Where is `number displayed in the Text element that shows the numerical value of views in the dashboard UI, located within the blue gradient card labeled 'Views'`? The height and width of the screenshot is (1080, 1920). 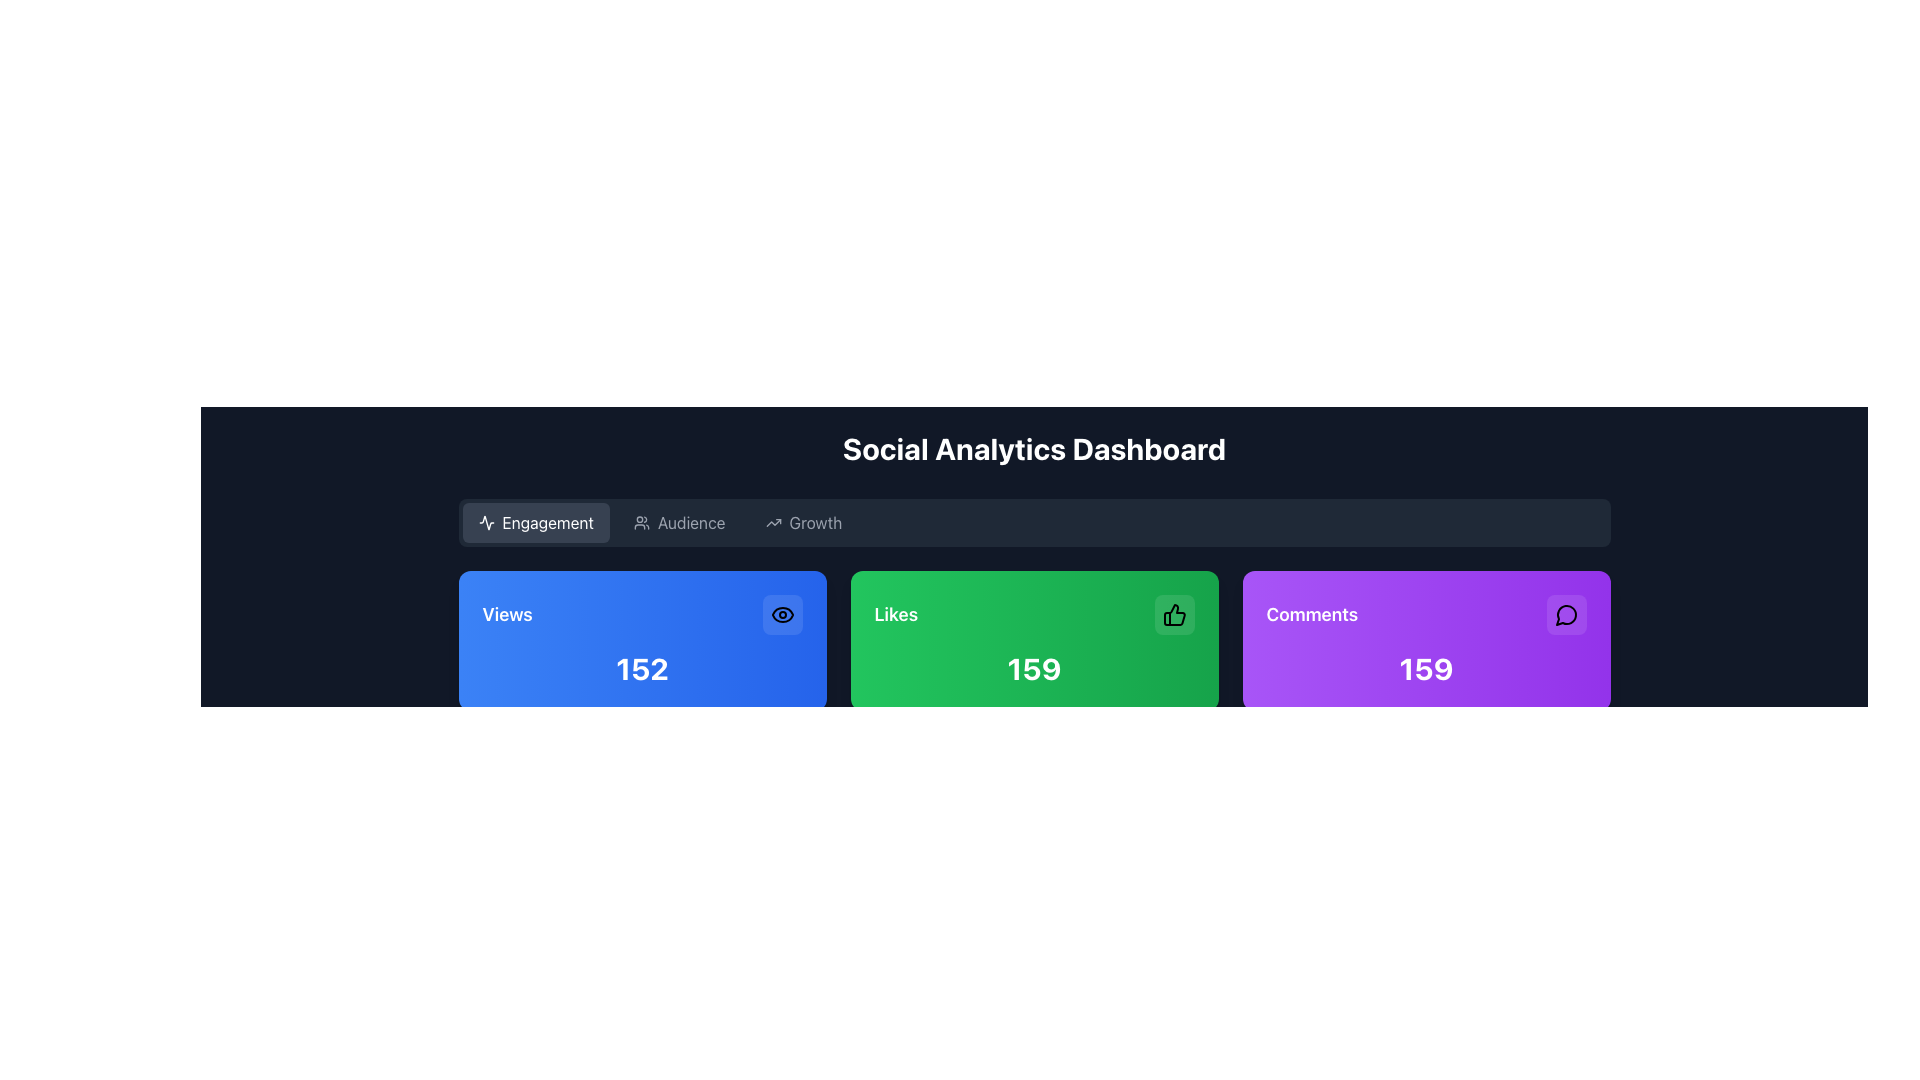
number displayed in the Text element that shows the numerical value of views in the dashboard UI, located within the blue gradient card labeled 'Views' is located at coordinates (642, 668).